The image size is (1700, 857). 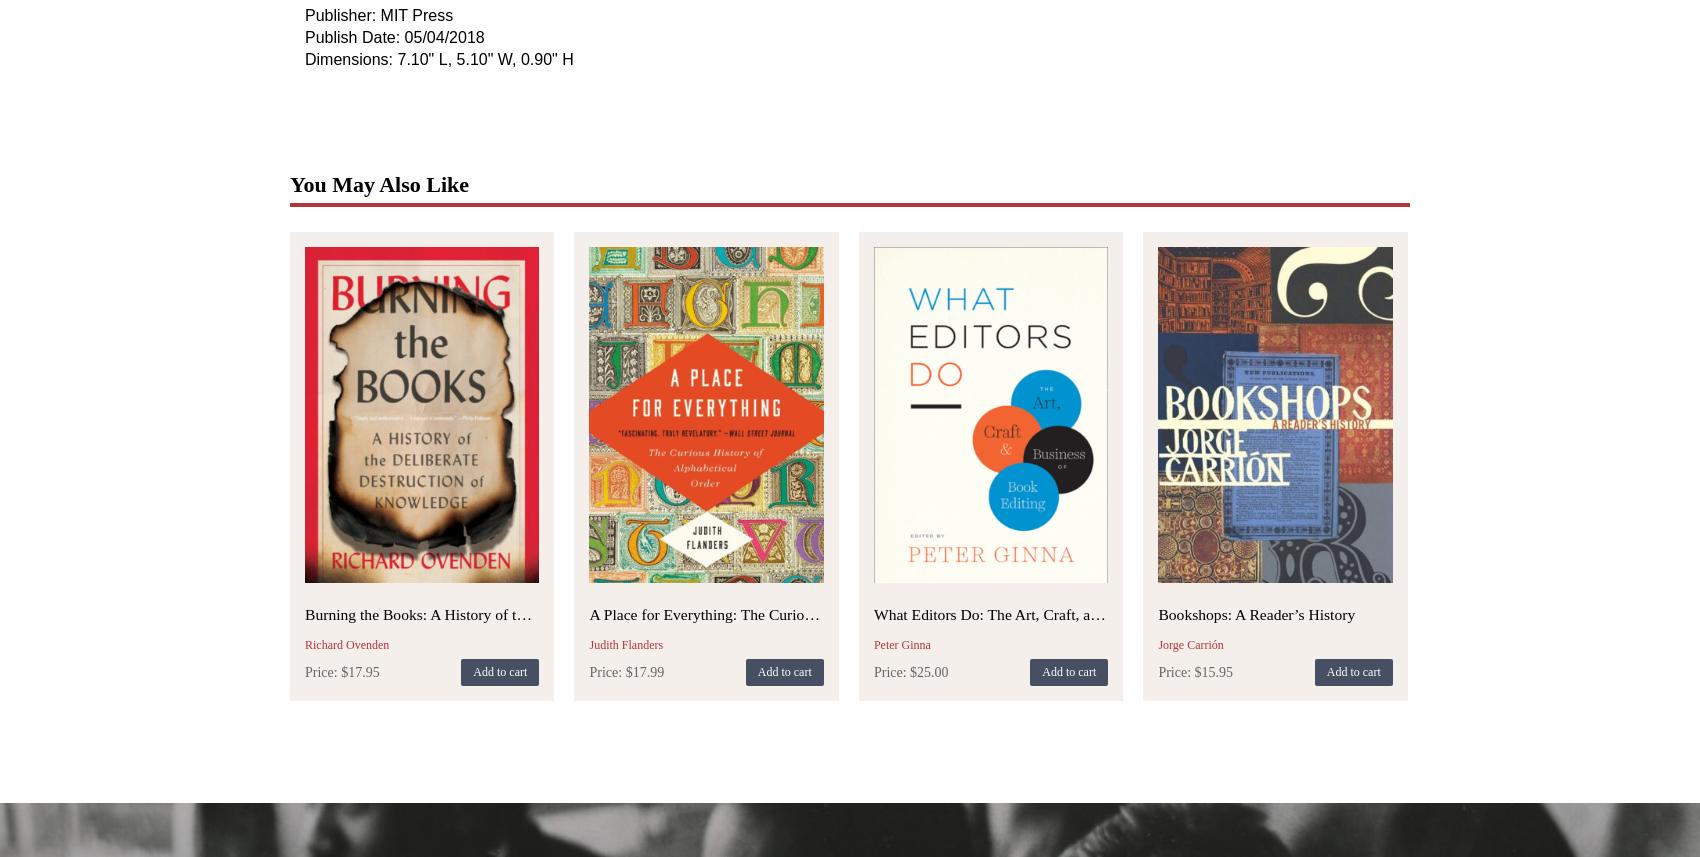 I want to click on 'Dimensions:
                        7.10" L, 5.10" W, 0.90" H', so click(x=438, y=57).